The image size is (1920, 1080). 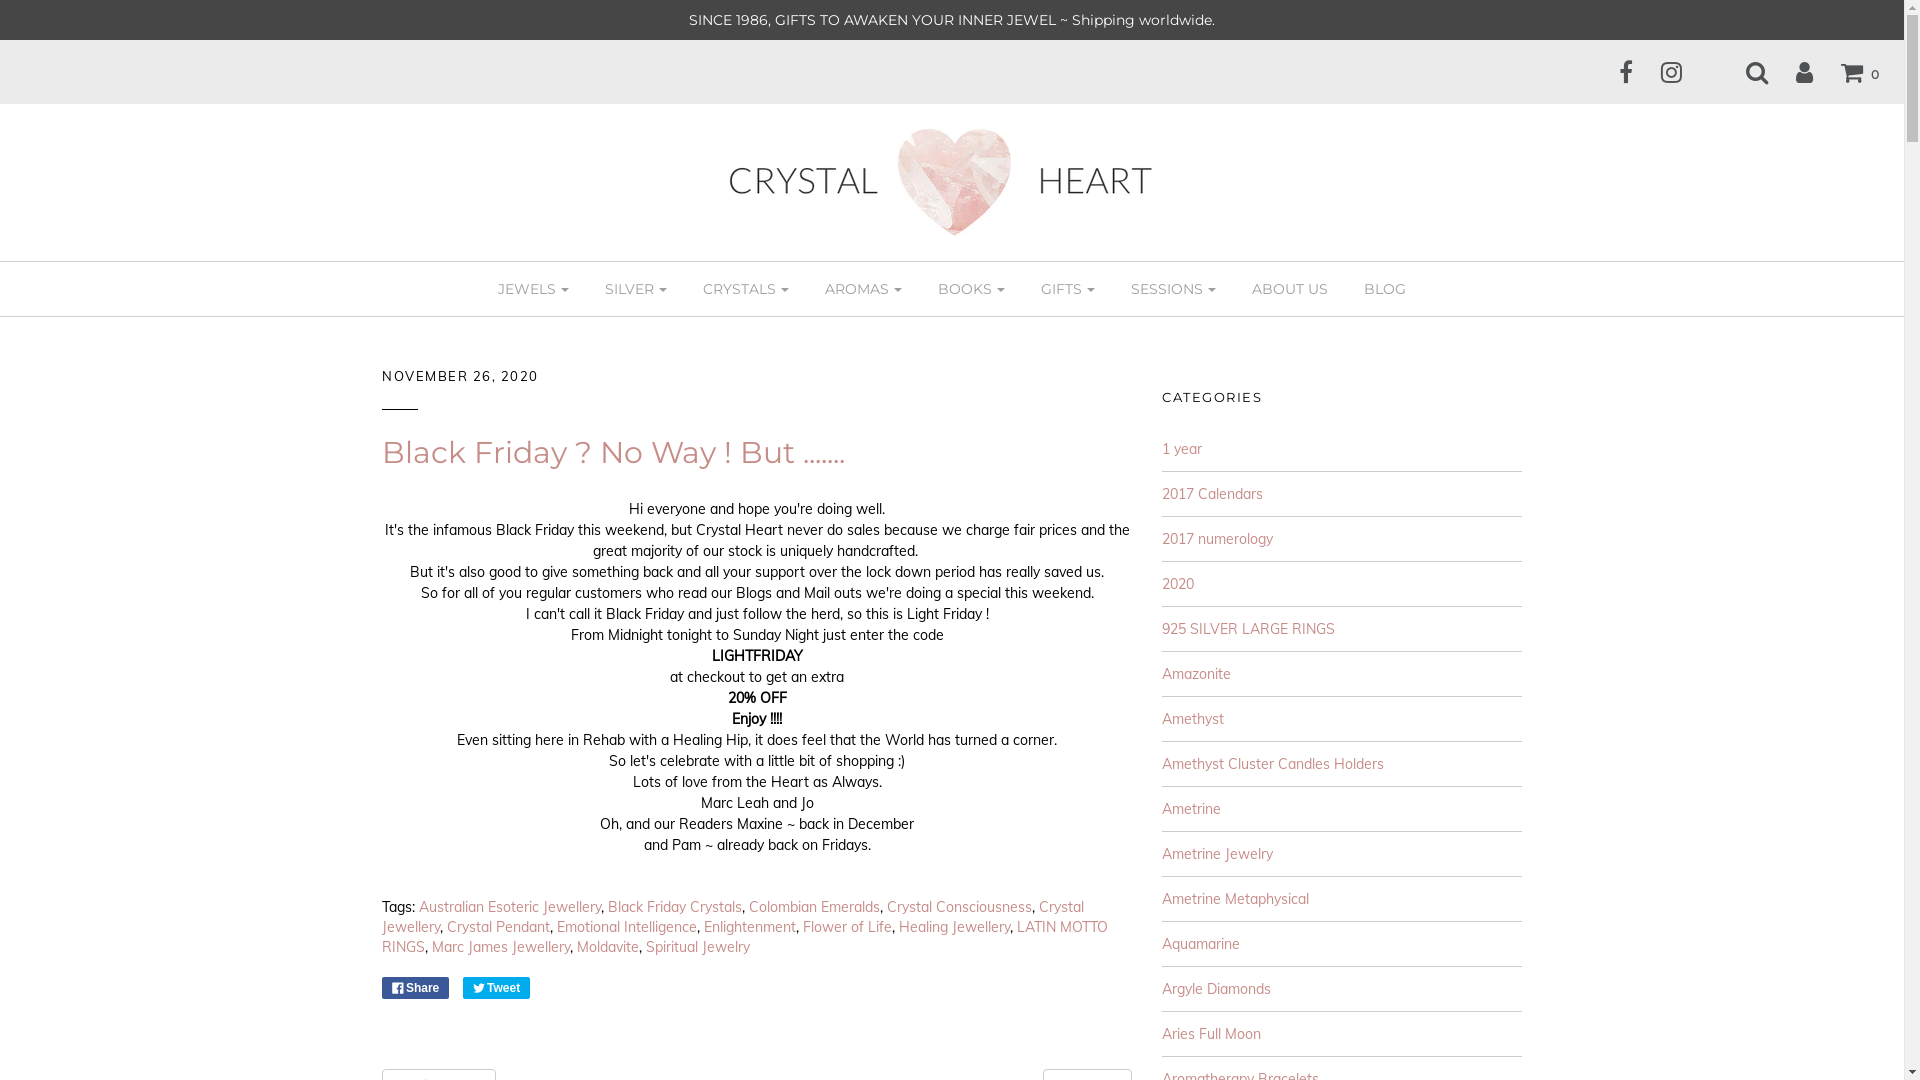 I want to click on 'Black Friday Crystals', so click(x=675, y=906).